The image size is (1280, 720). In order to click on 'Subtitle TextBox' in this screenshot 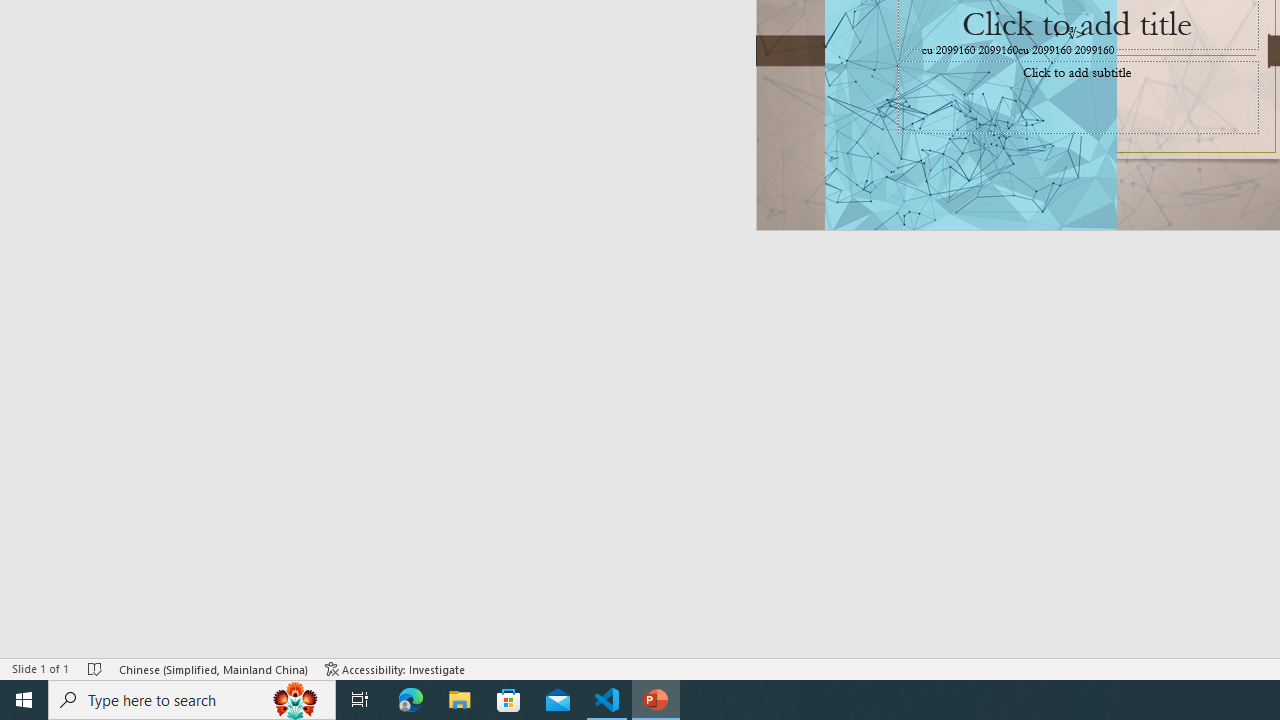, I will do `click(1078, 97)`.